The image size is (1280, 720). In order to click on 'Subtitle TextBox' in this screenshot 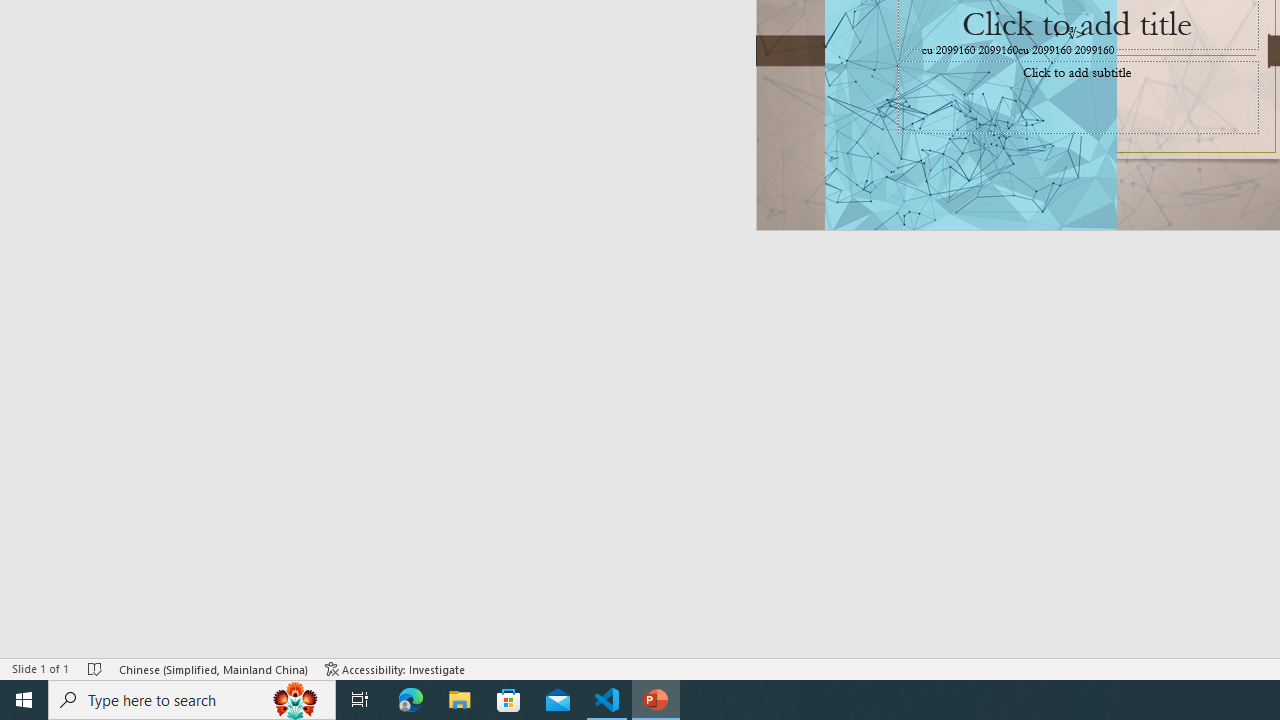, I will do `click(1078, 97)`.